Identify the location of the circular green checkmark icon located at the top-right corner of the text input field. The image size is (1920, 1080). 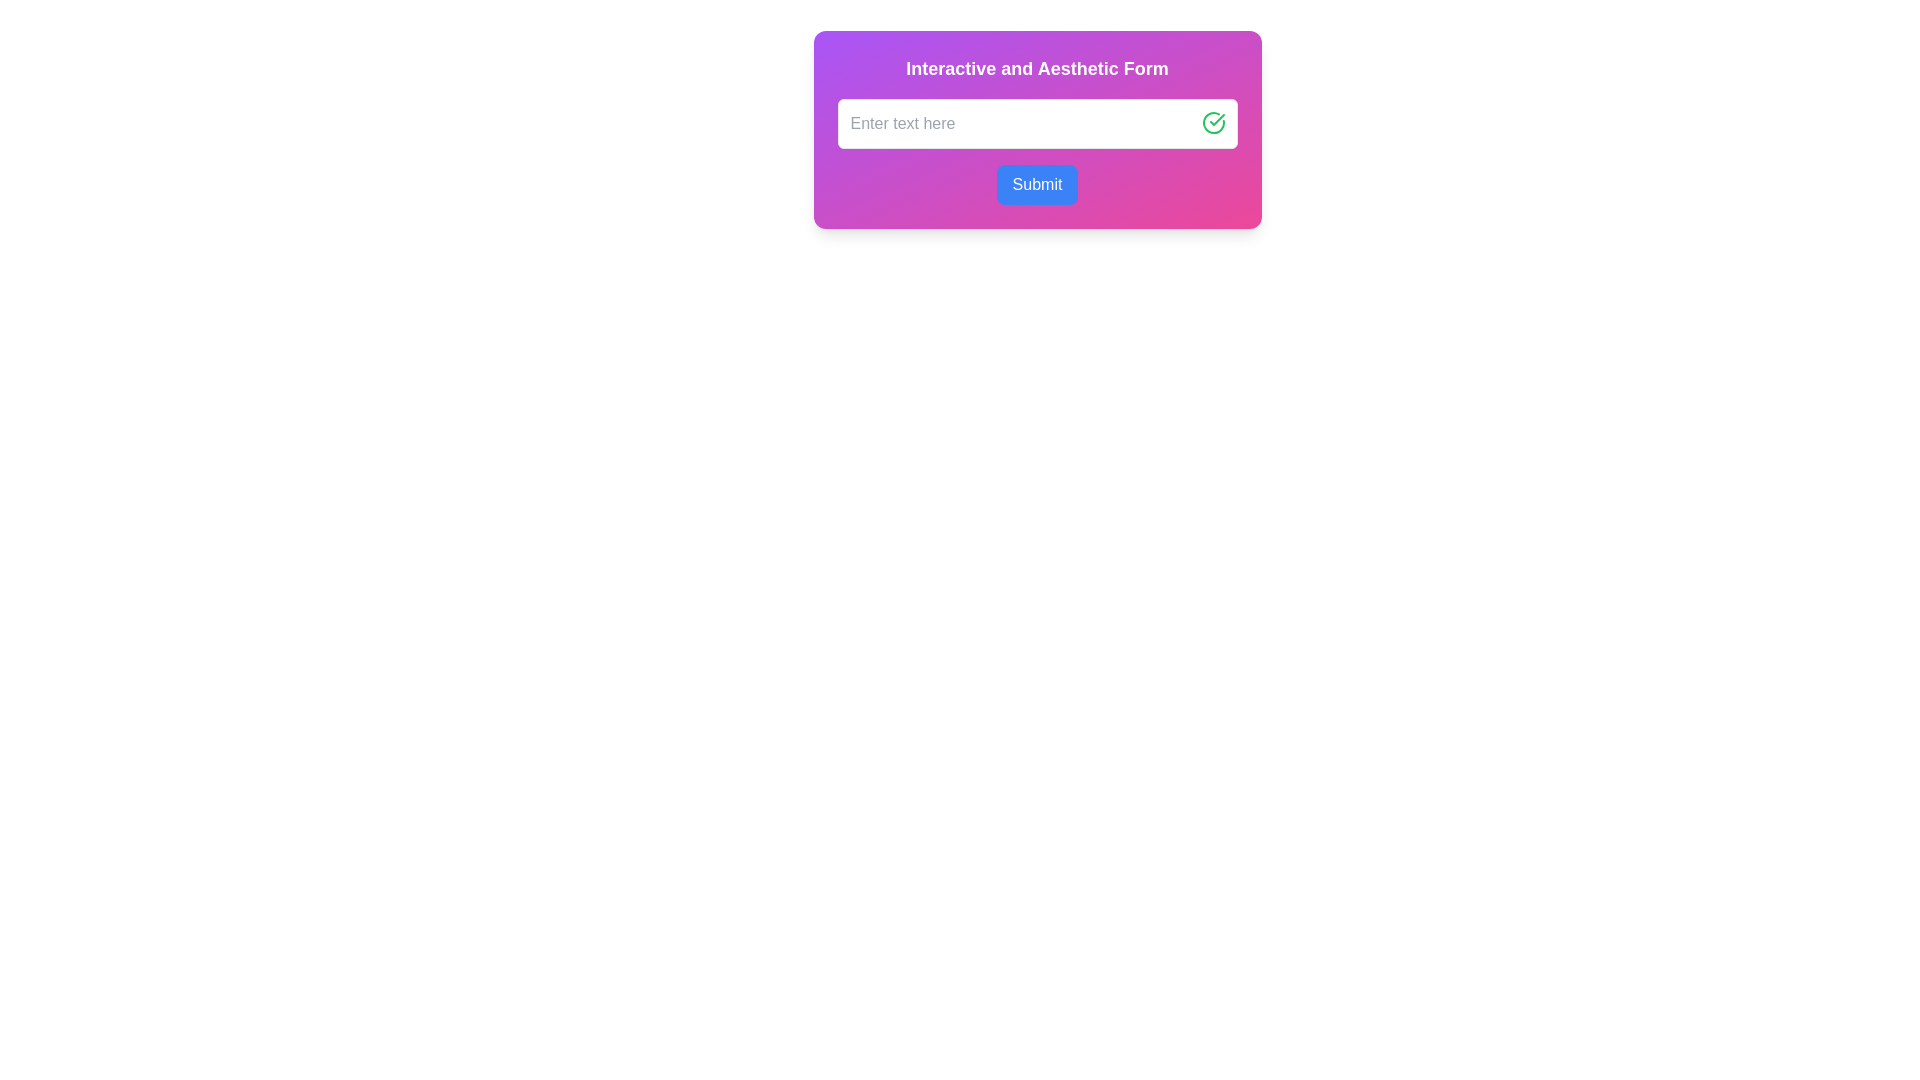
(1212, 123).